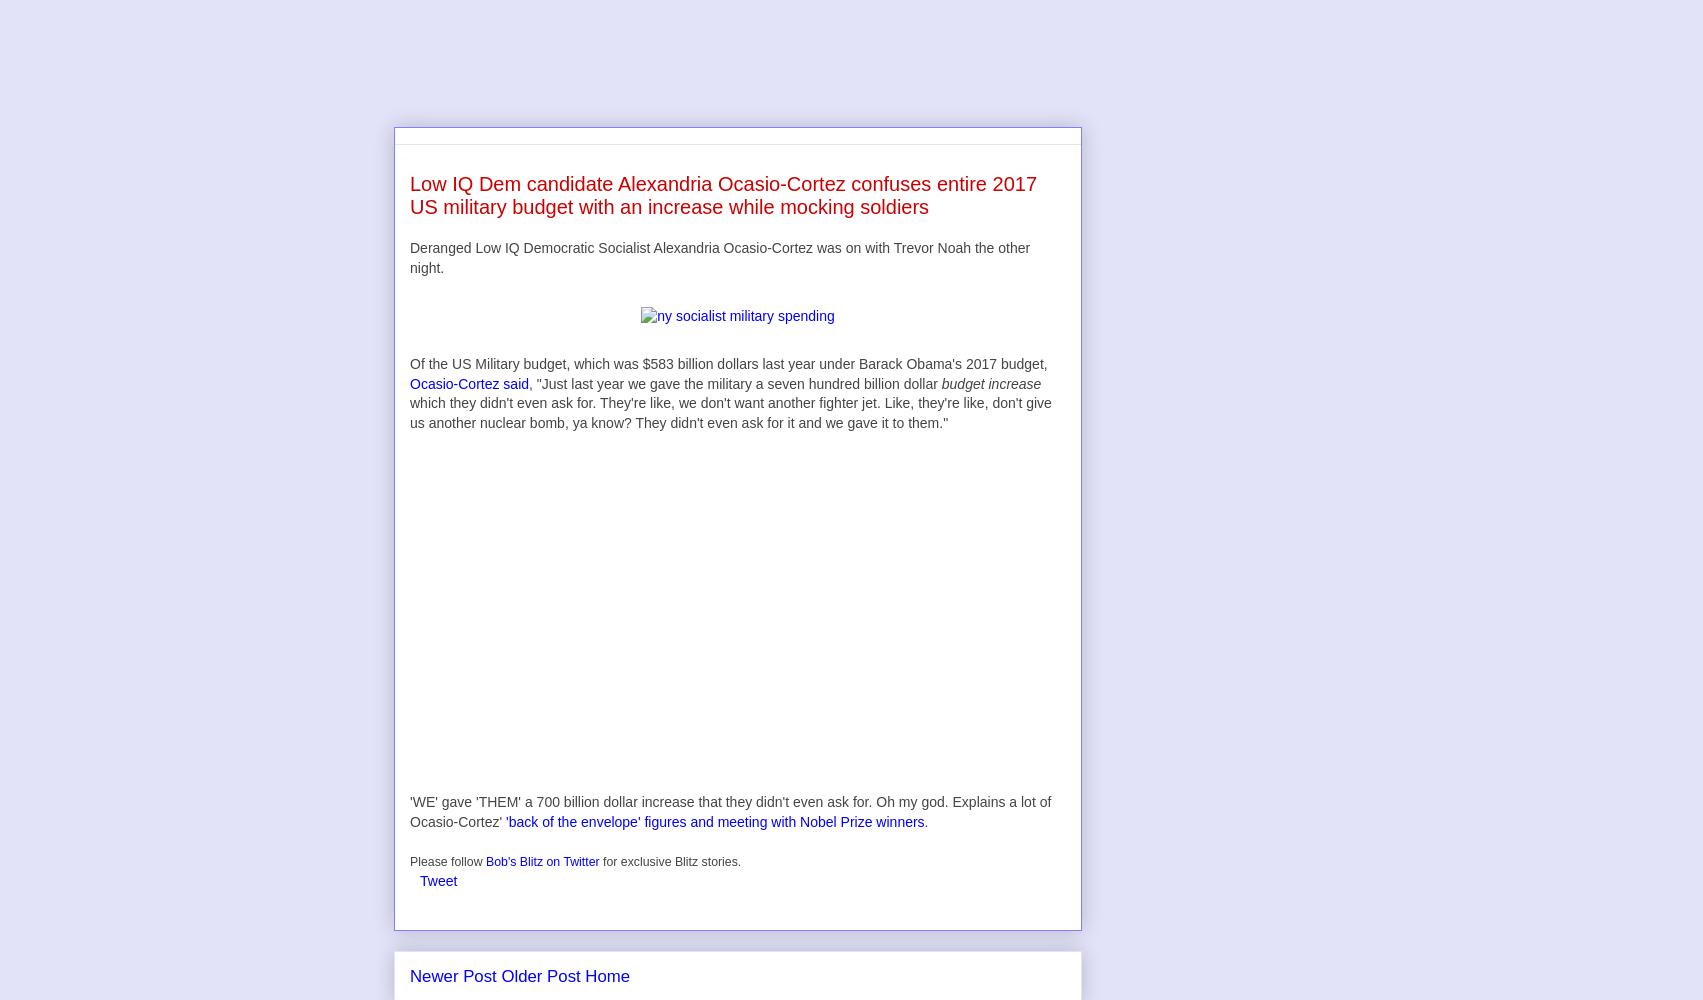 This screenshot has width=1703, height=1000. What do you see at coordinates (452, 974) in the screenshot?
I see `'Newer Post'` at bounding box center [452, 974].